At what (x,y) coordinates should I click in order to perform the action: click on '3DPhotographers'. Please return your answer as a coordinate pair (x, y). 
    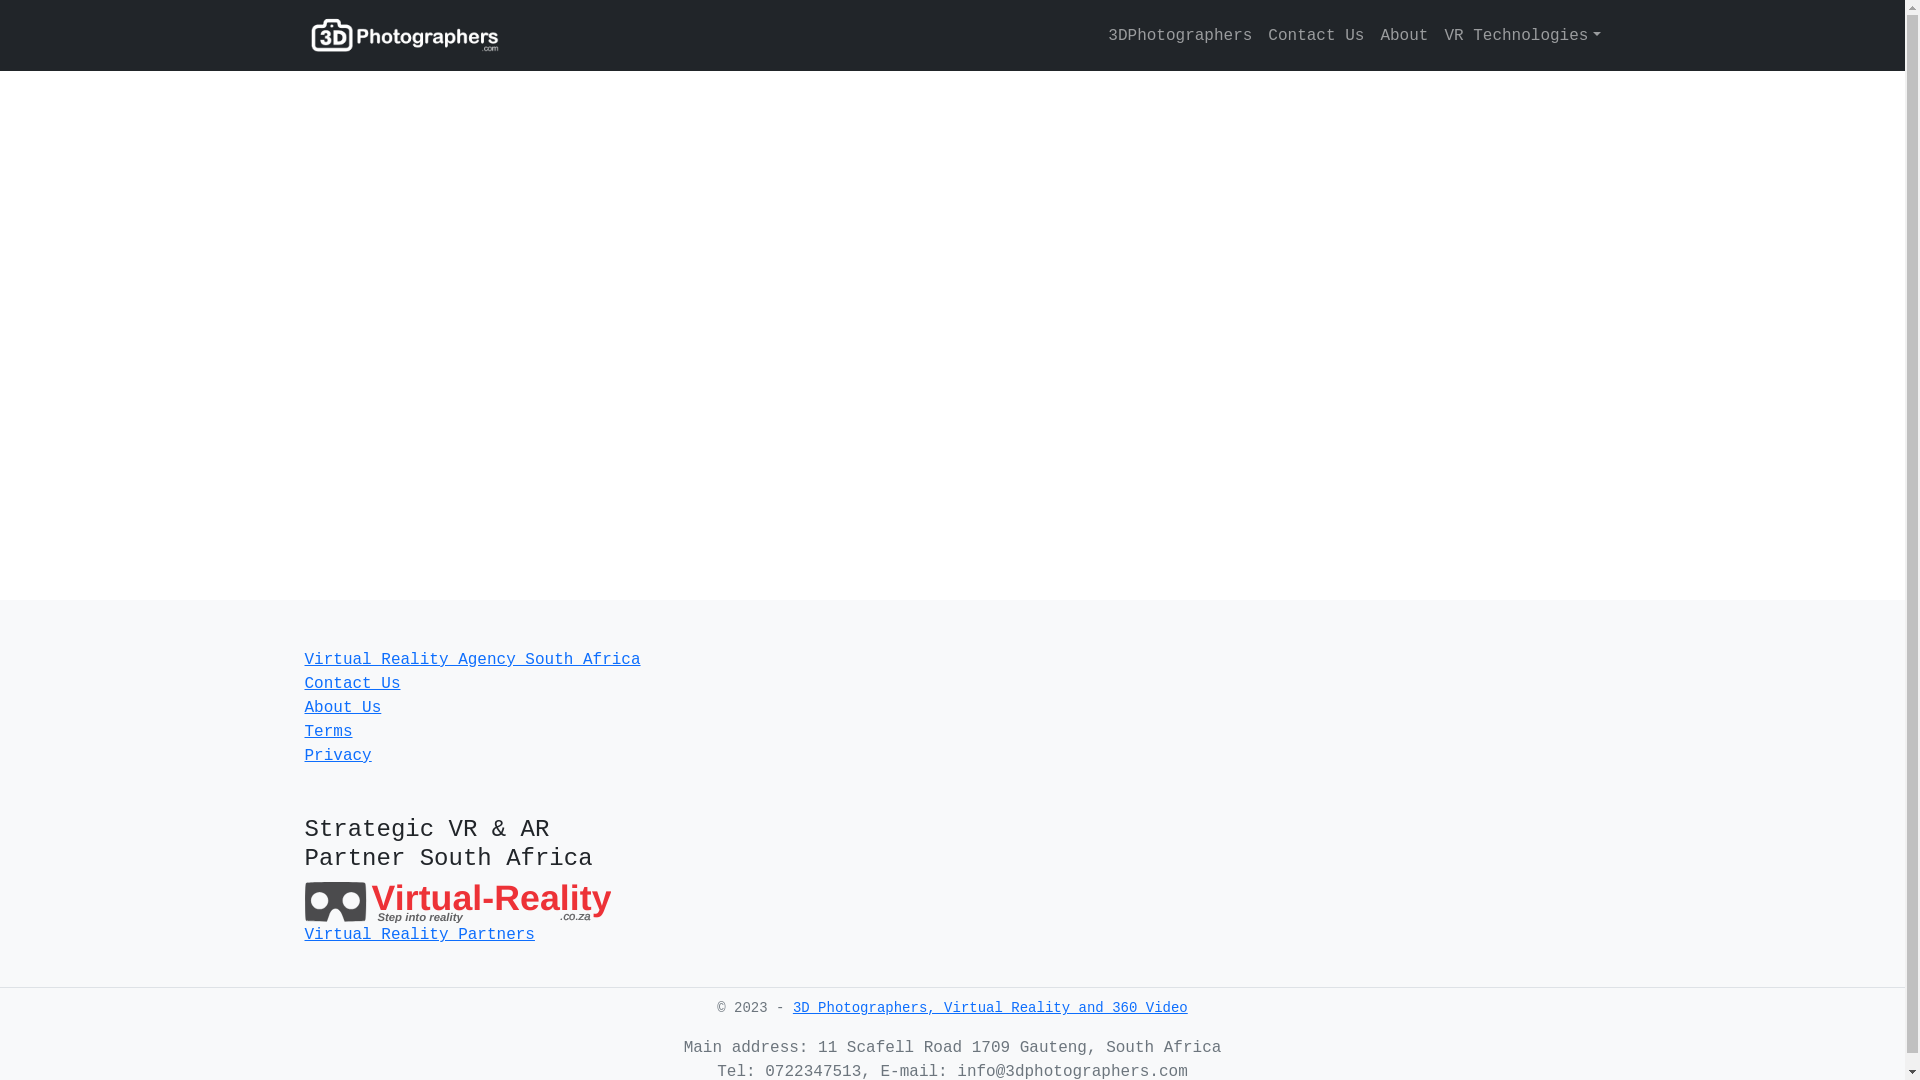
    Looking at the image, I should click on (1180, 35).